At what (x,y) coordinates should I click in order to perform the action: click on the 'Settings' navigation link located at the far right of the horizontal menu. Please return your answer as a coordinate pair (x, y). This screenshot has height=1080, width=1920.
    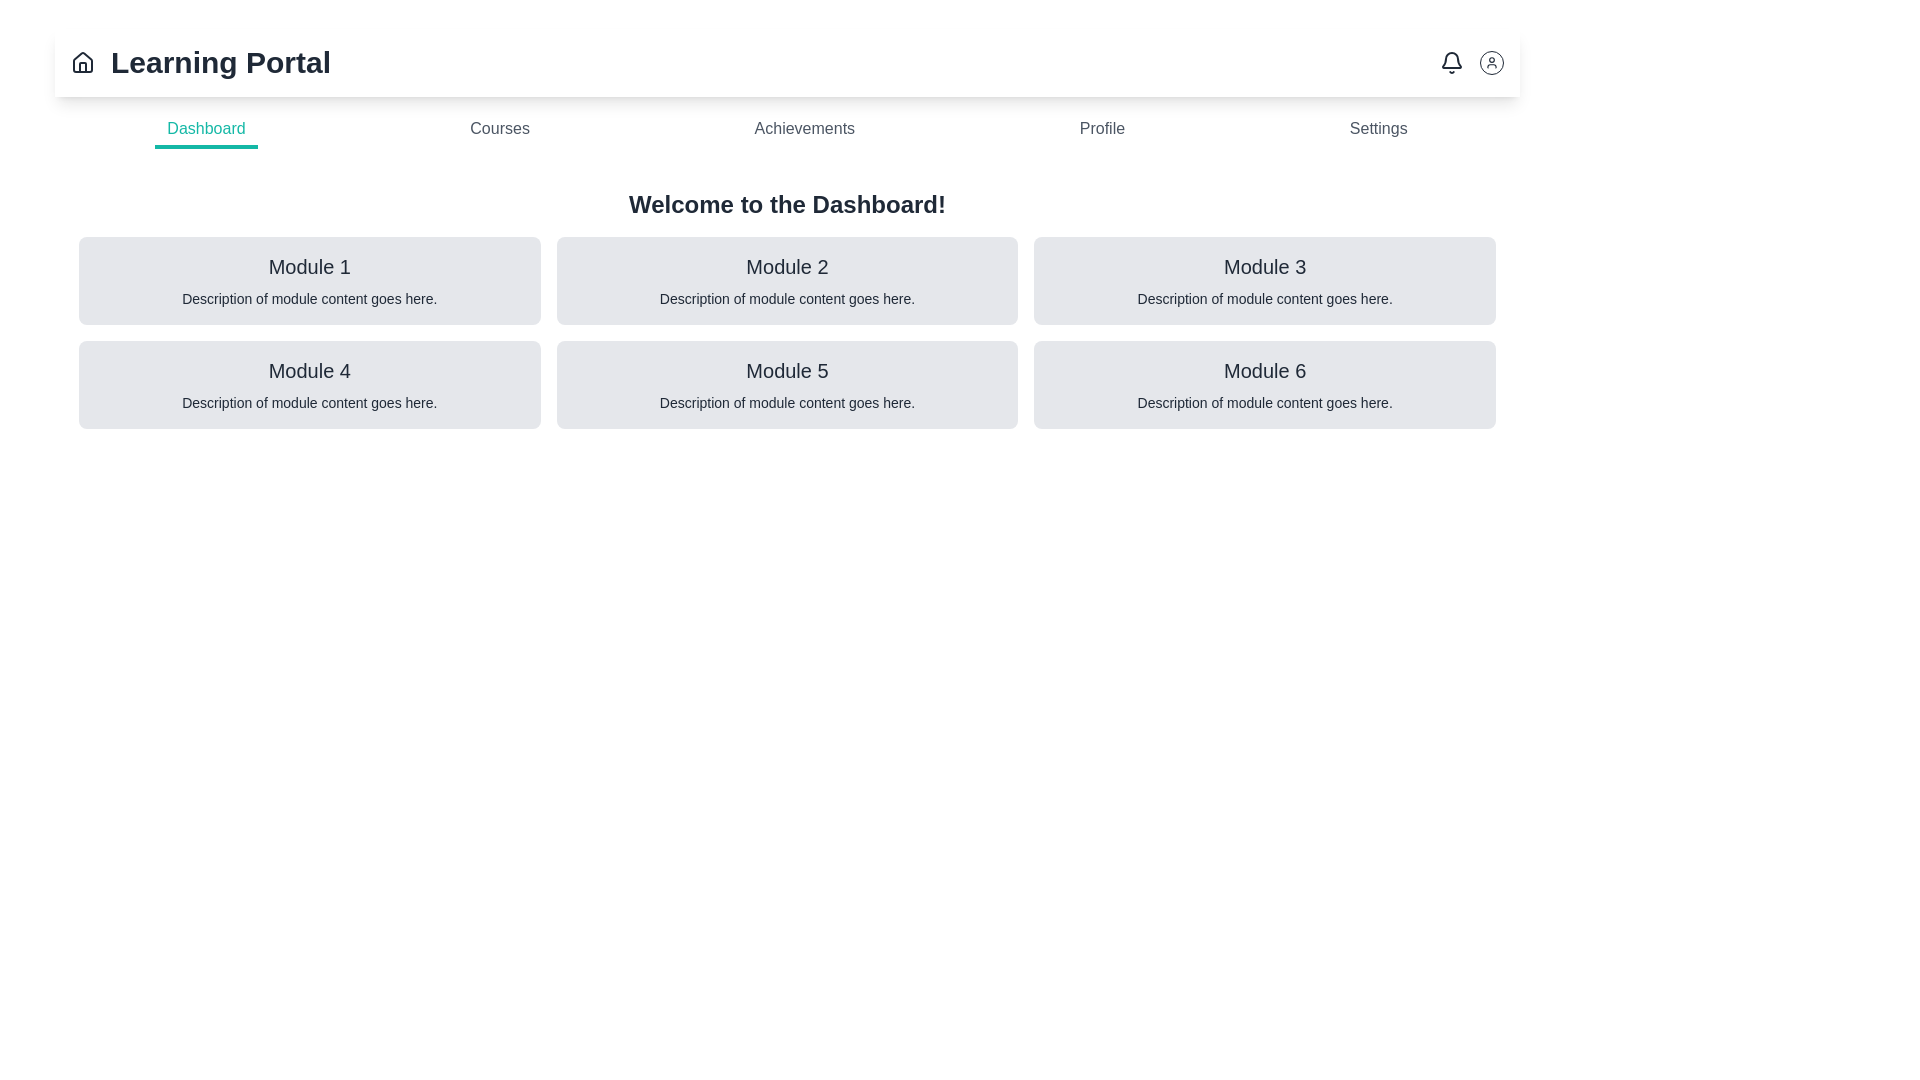
    Looking at the image, I should click on (1376, 131).